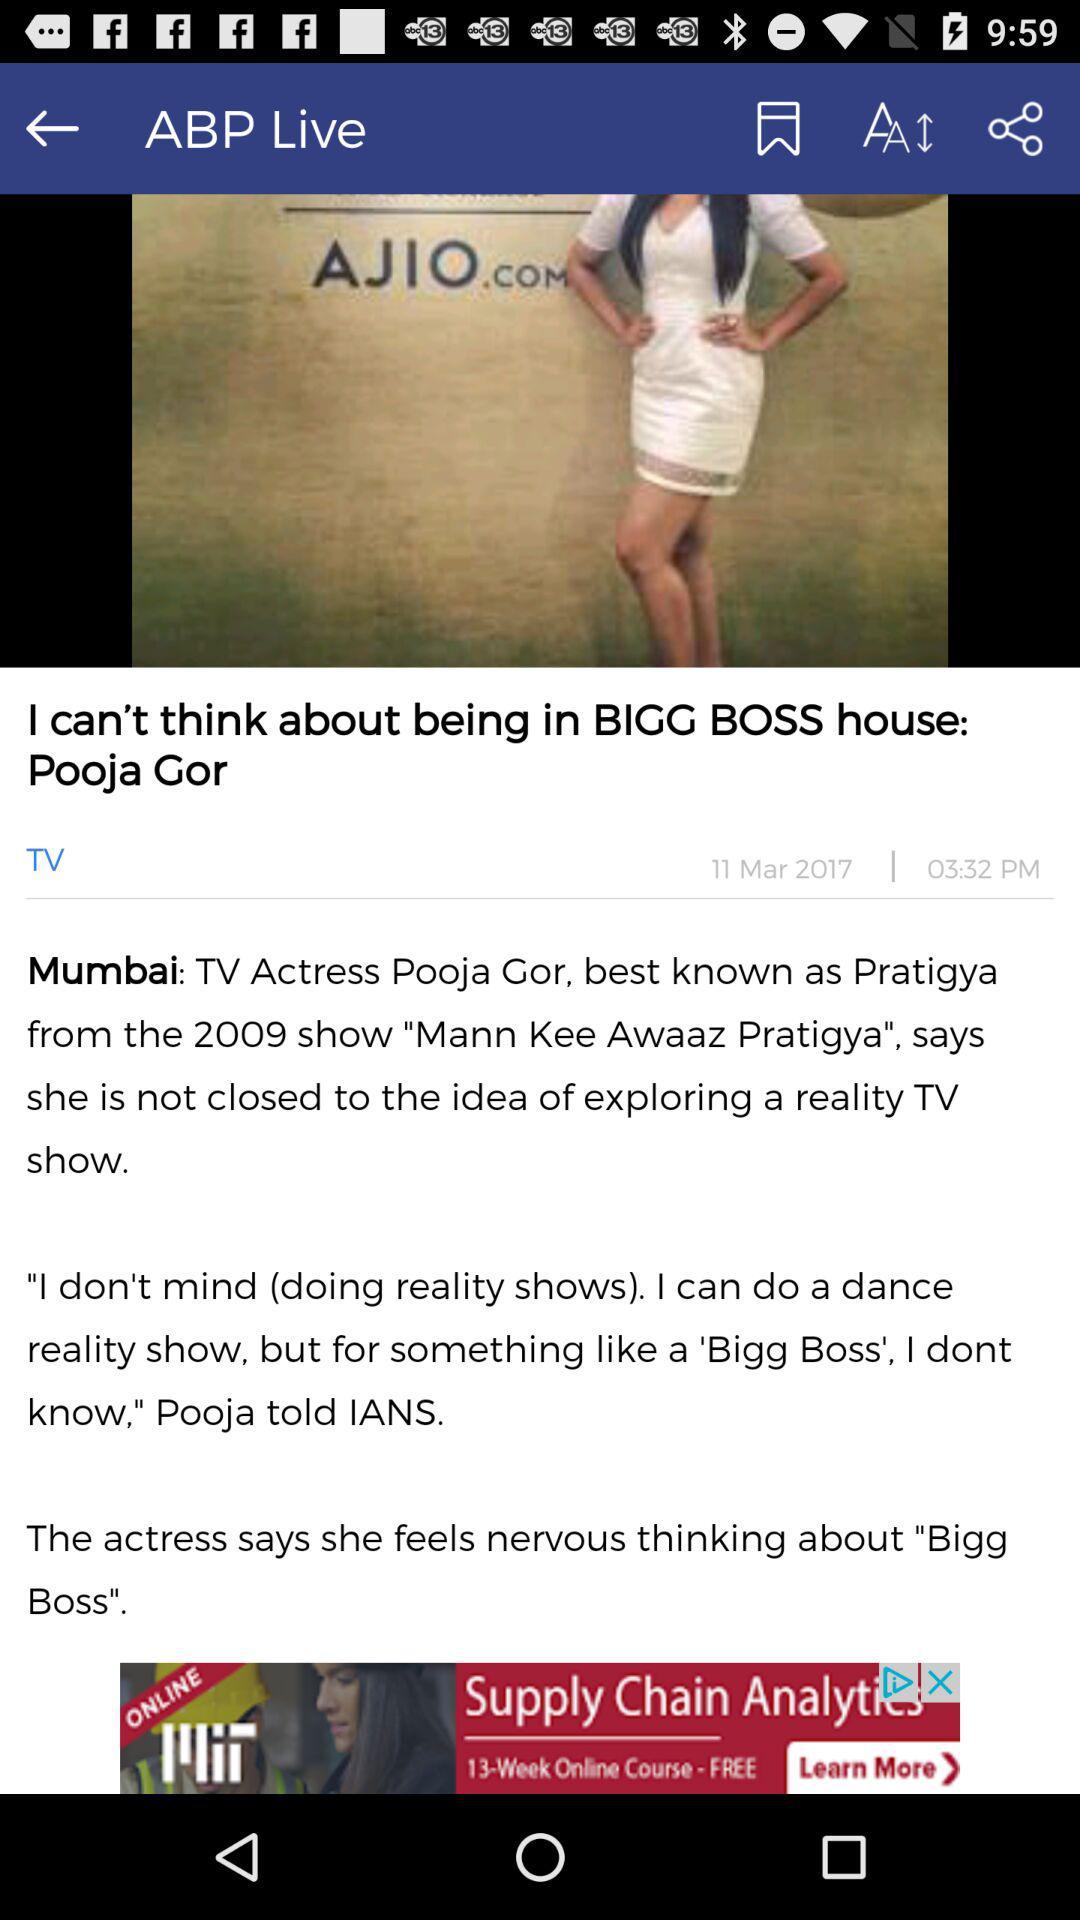 The width and height of the screenshot is (1080, 1920). Describe the element at coordinates (894, 136) in the screenshot. I see `the font icon` at that location.